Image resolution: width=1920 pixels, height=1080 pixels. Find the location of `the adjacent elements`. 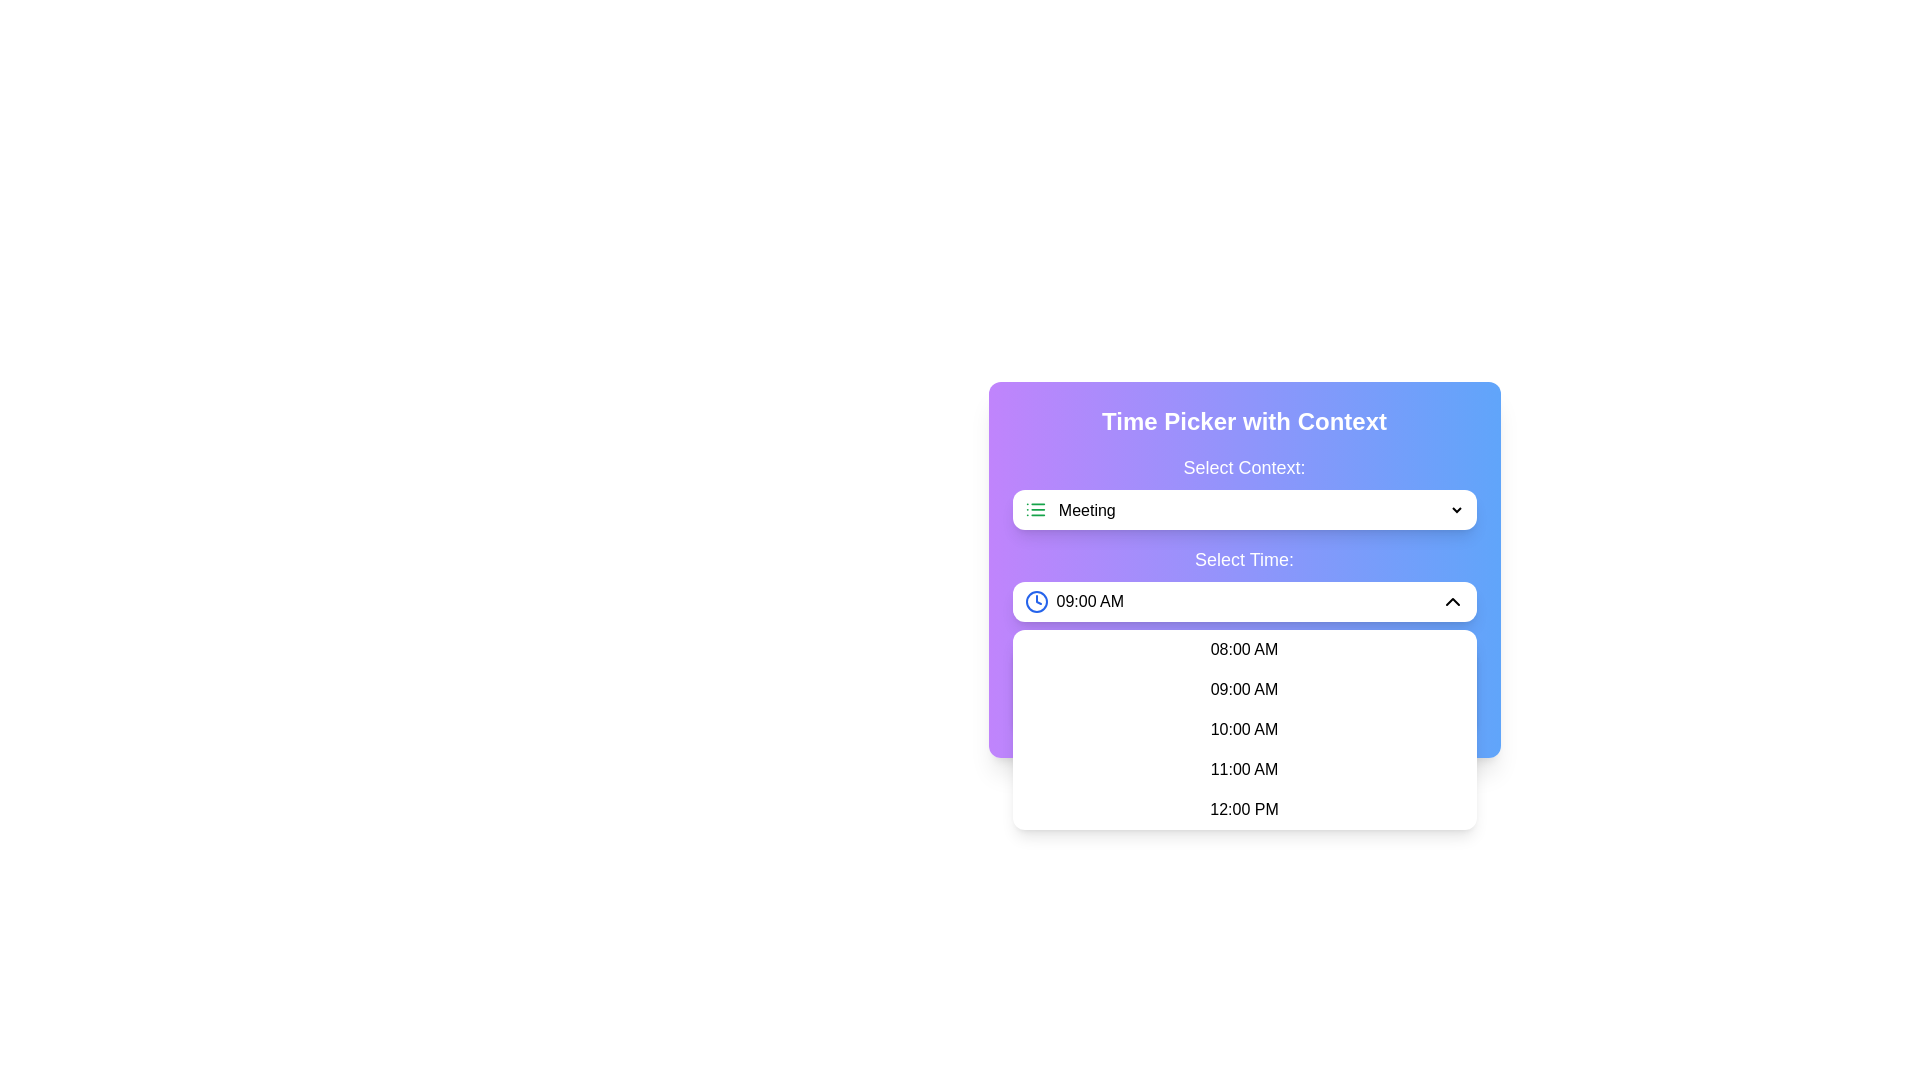

the adjacent elements is located at coordinates (1073, 600).